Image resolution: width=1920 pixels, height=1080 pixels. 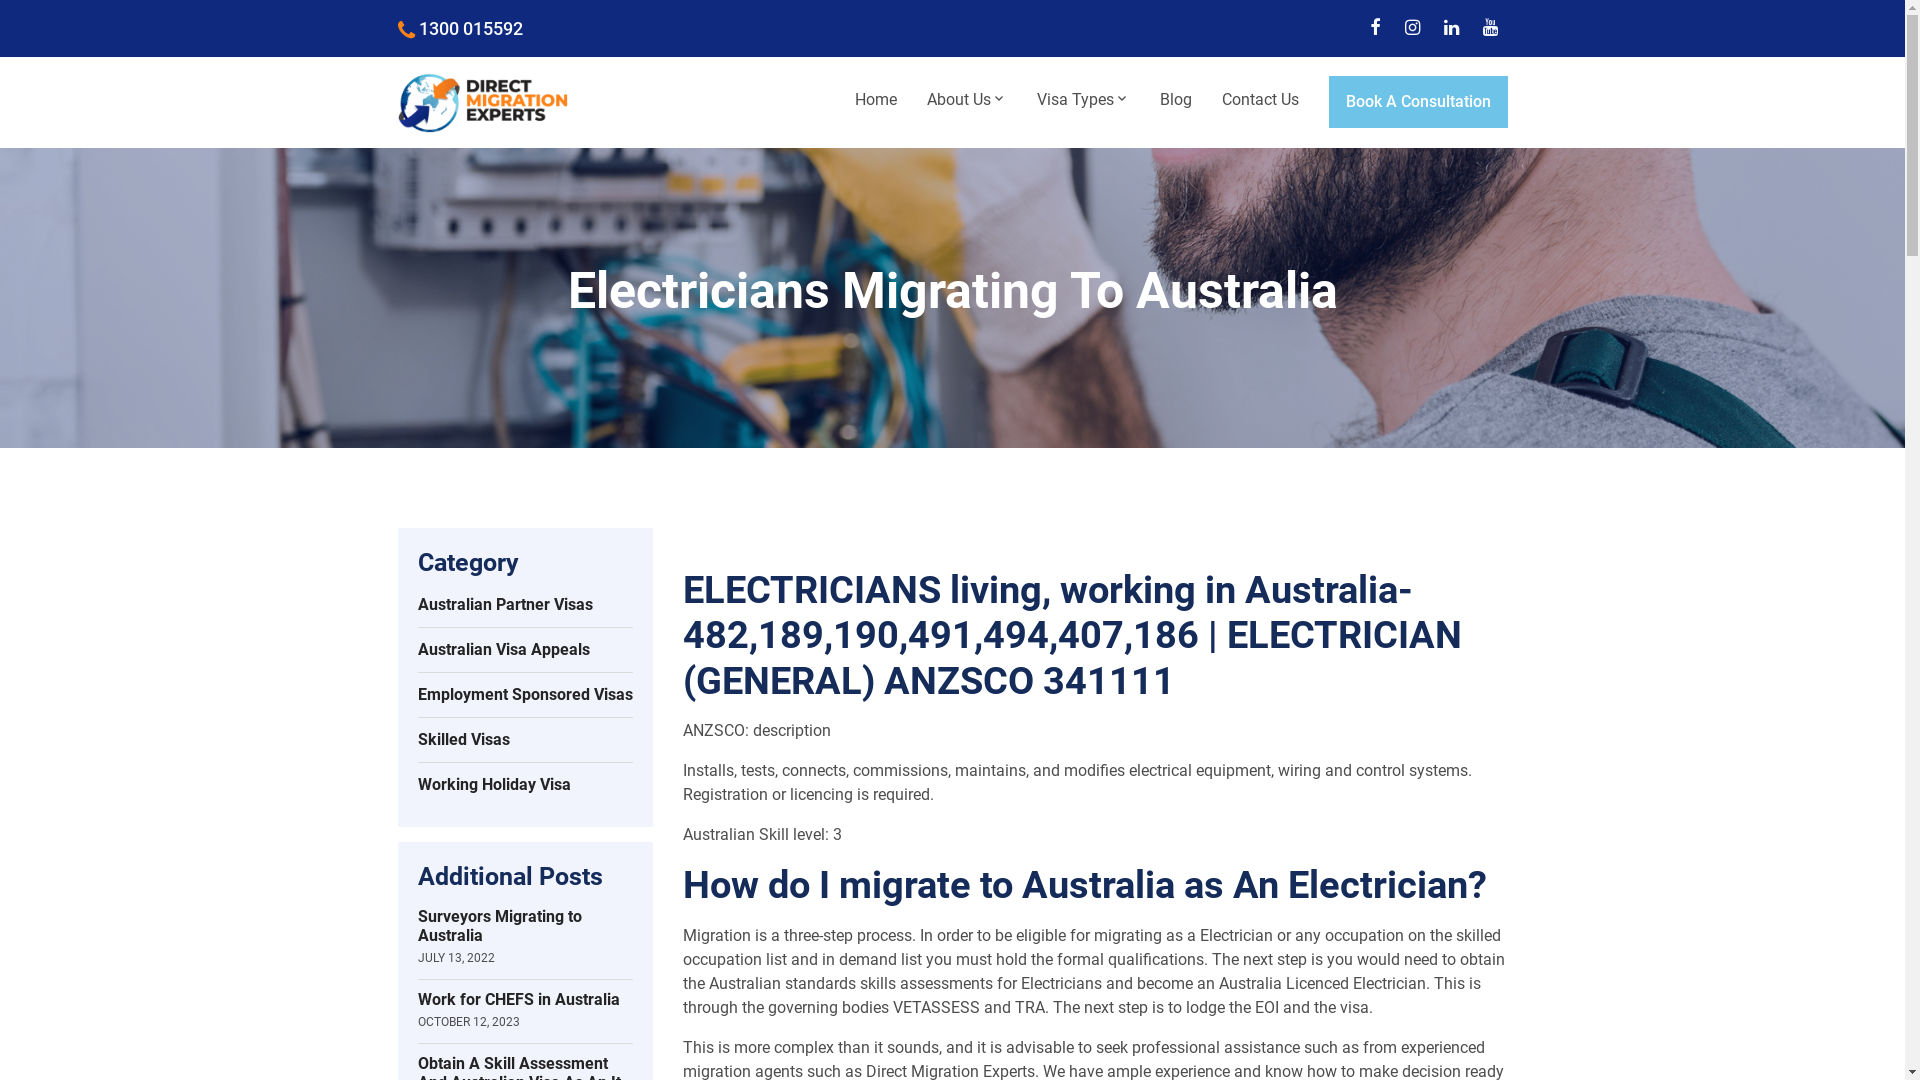 What do you see at coordinates (1416, 101) in the screenshot?
I see `'Book A Consultation'` at bounding box center [1416, 101].